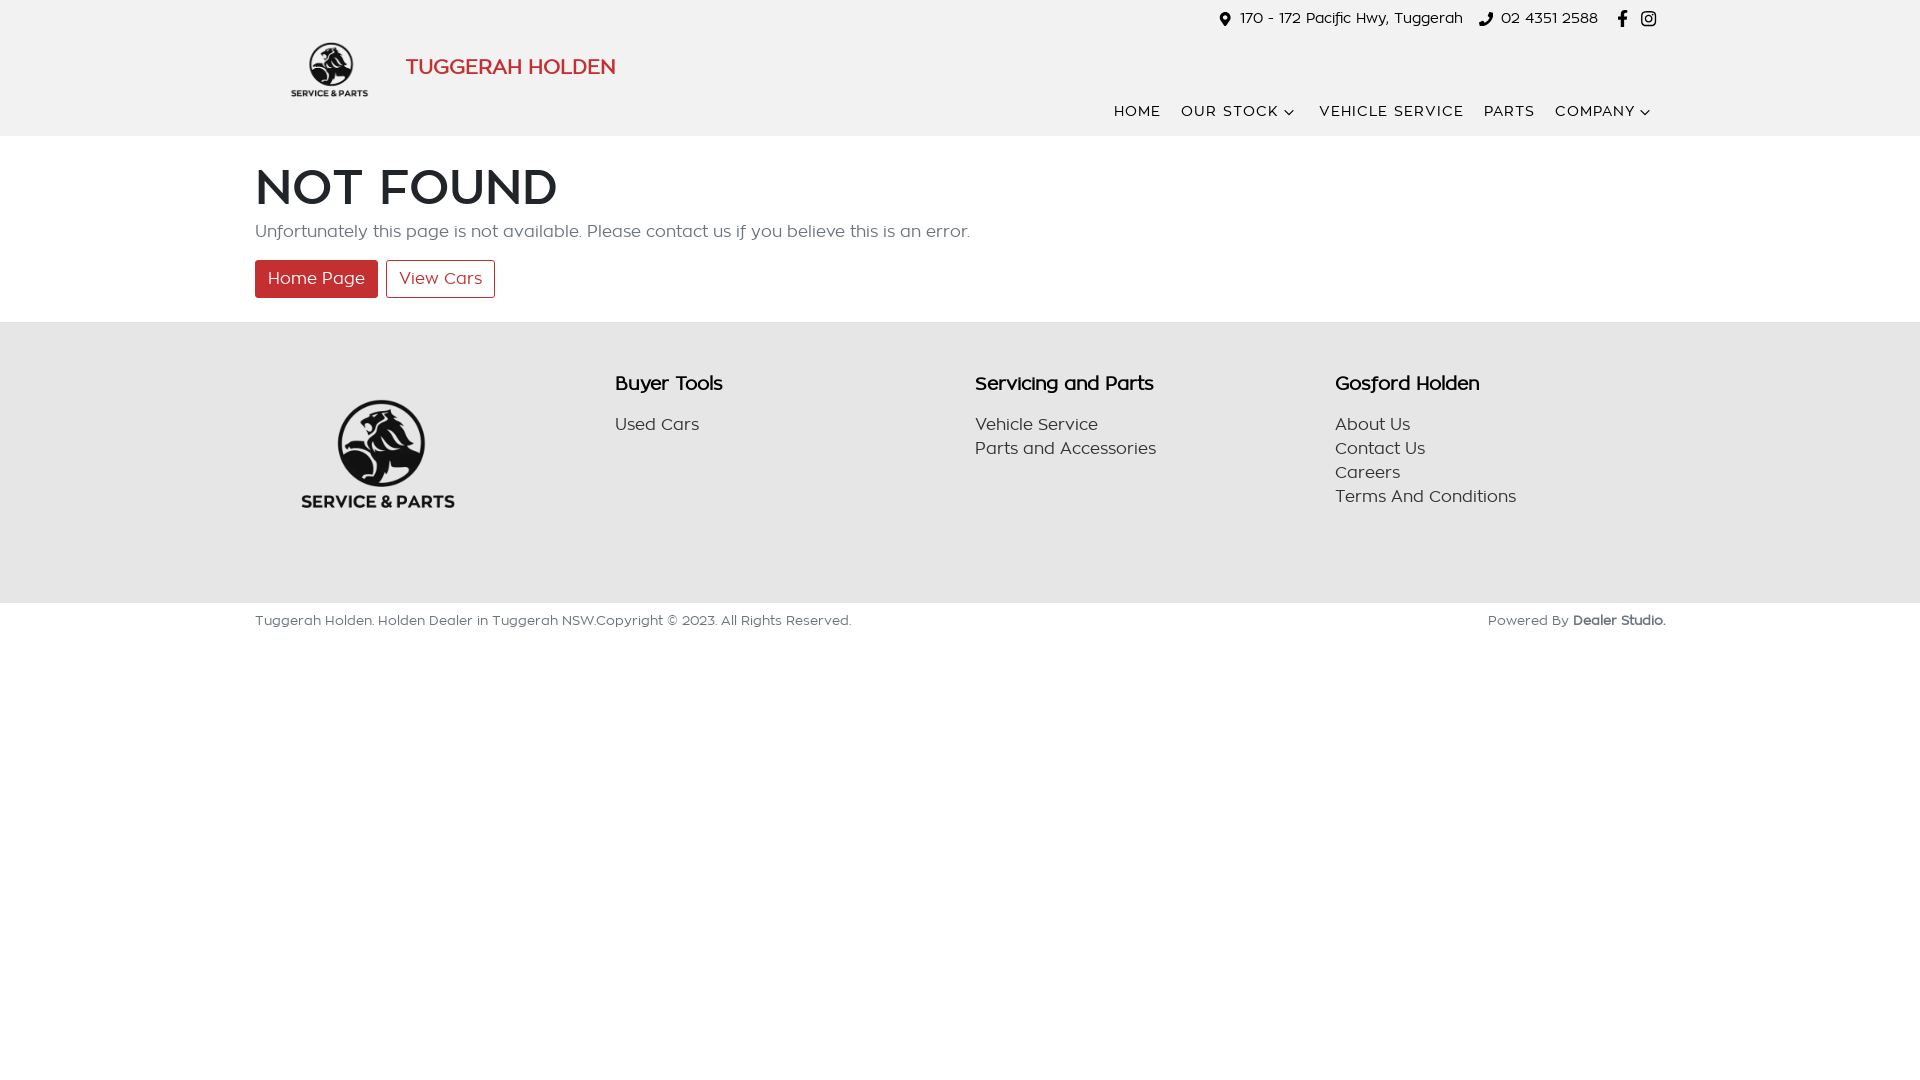  I want to click on 'Contact Us', so click(1379, 447).